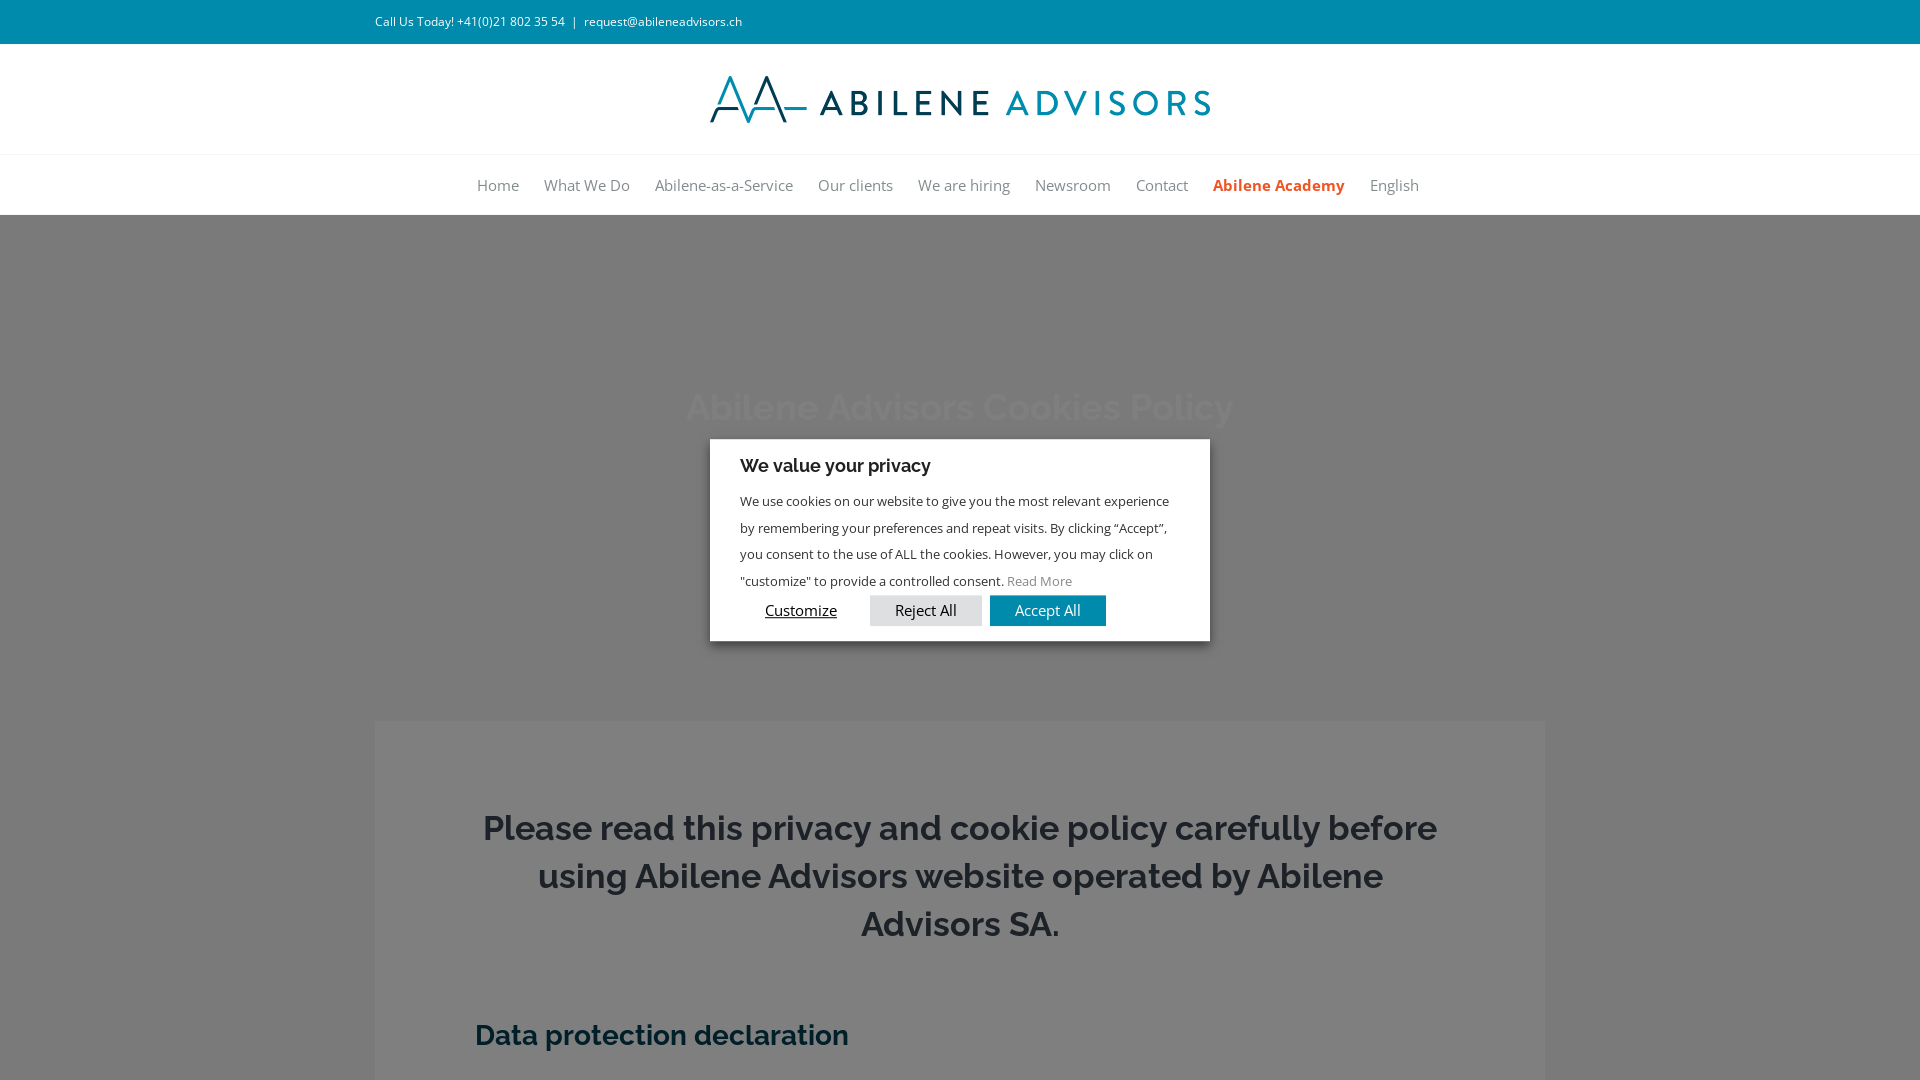  What do you see at coordinates (1276, 183) in the screenshot?
I see `'Abilene Academy'` at bounding box center [1276, 183].